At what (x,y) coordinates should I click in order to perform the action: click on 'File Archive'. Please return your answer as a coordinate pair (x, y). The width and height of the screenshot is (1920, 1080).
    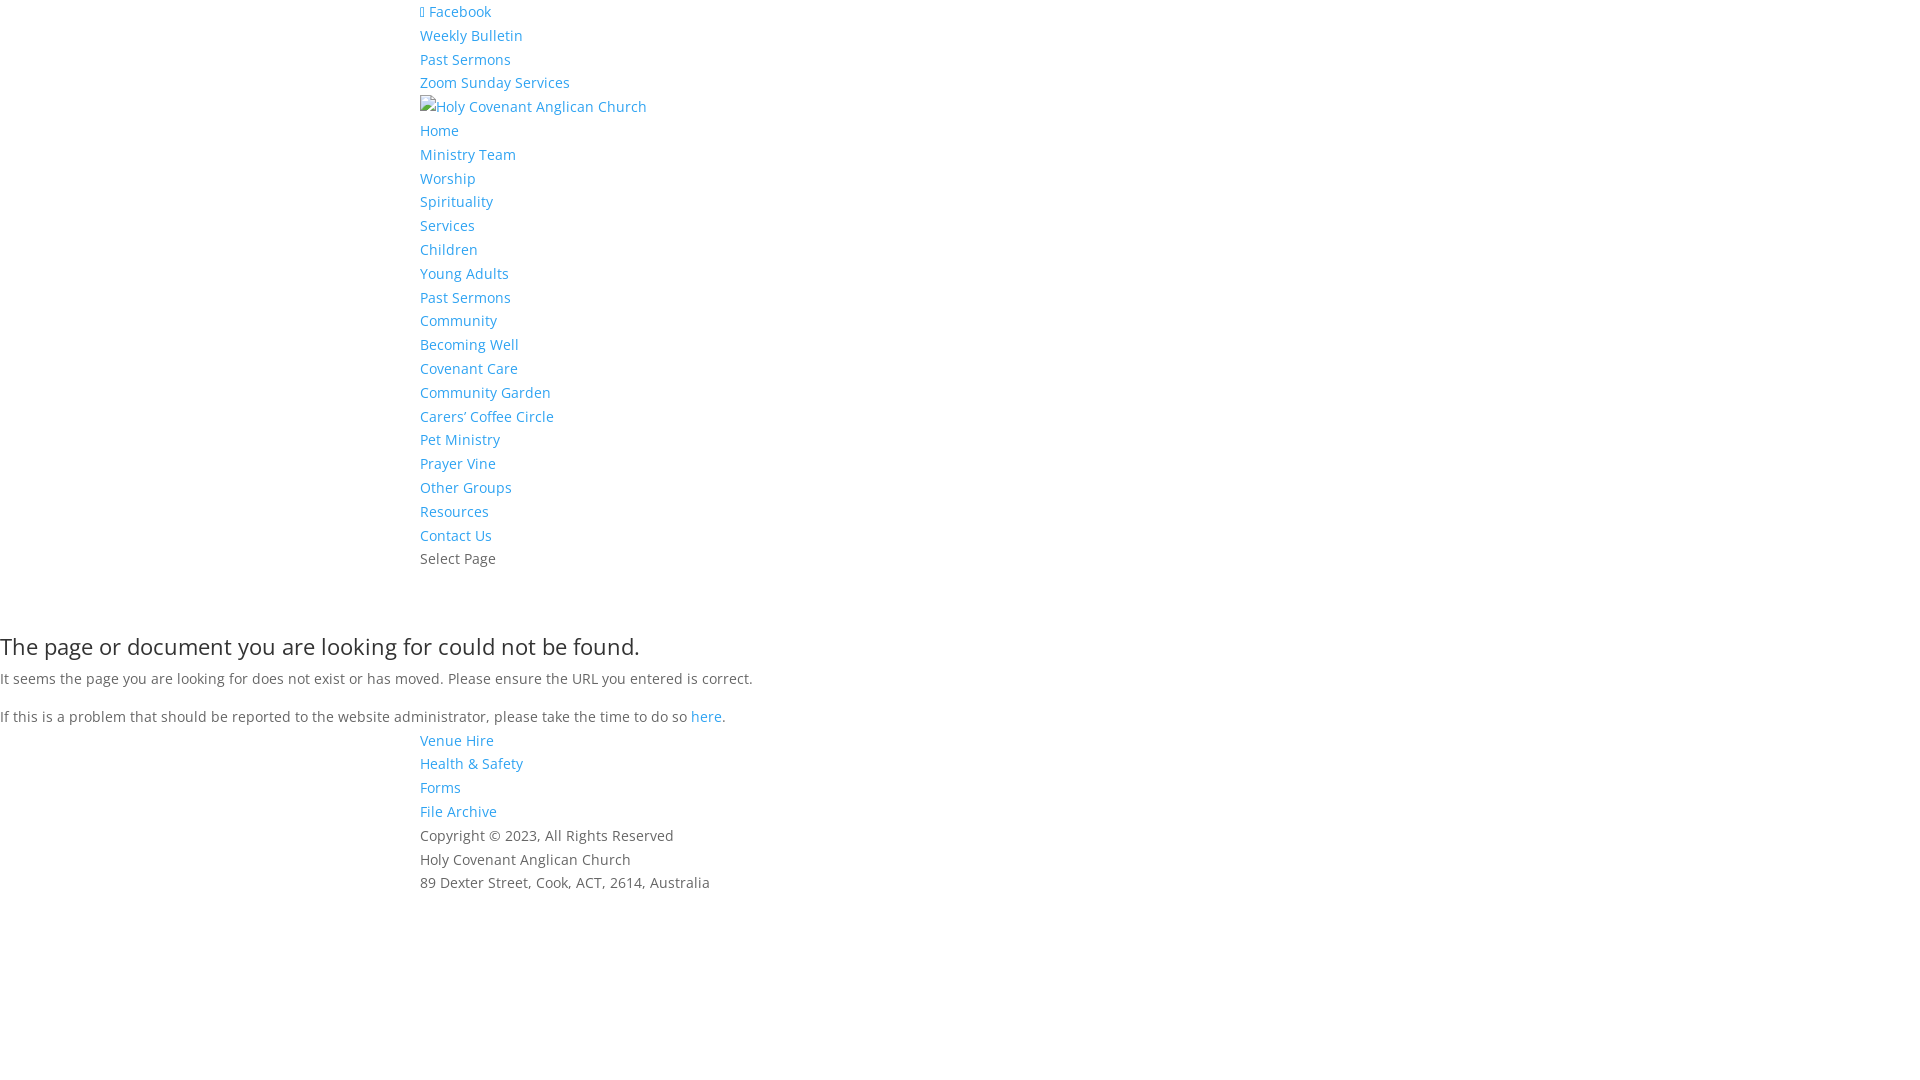
    Looking at the image, I should click on (457, 811).